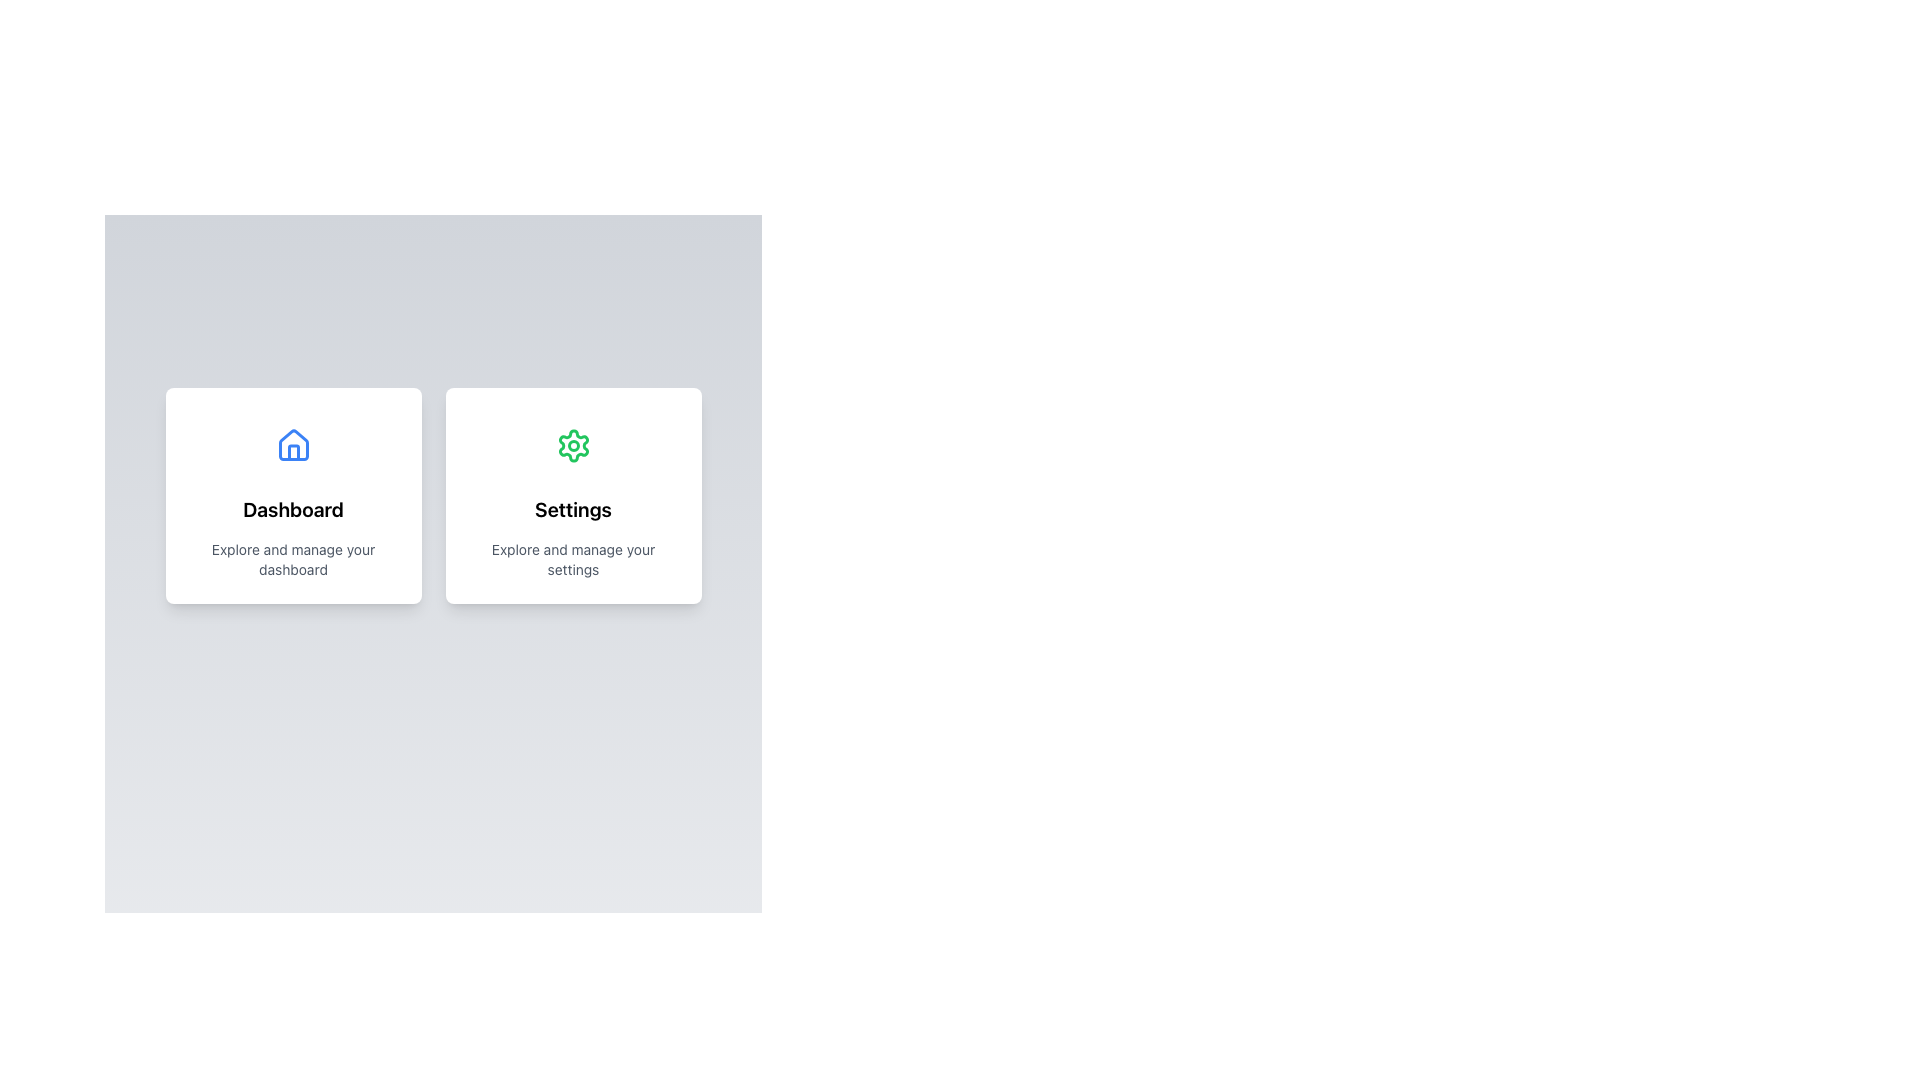  What do you see at coordinates (292, 445) in the screenshot?
I see `the Dashboard icon located at the upper section of the Dashboard card, which assists in identifying the related functionality` at bounding box center [292, 445].